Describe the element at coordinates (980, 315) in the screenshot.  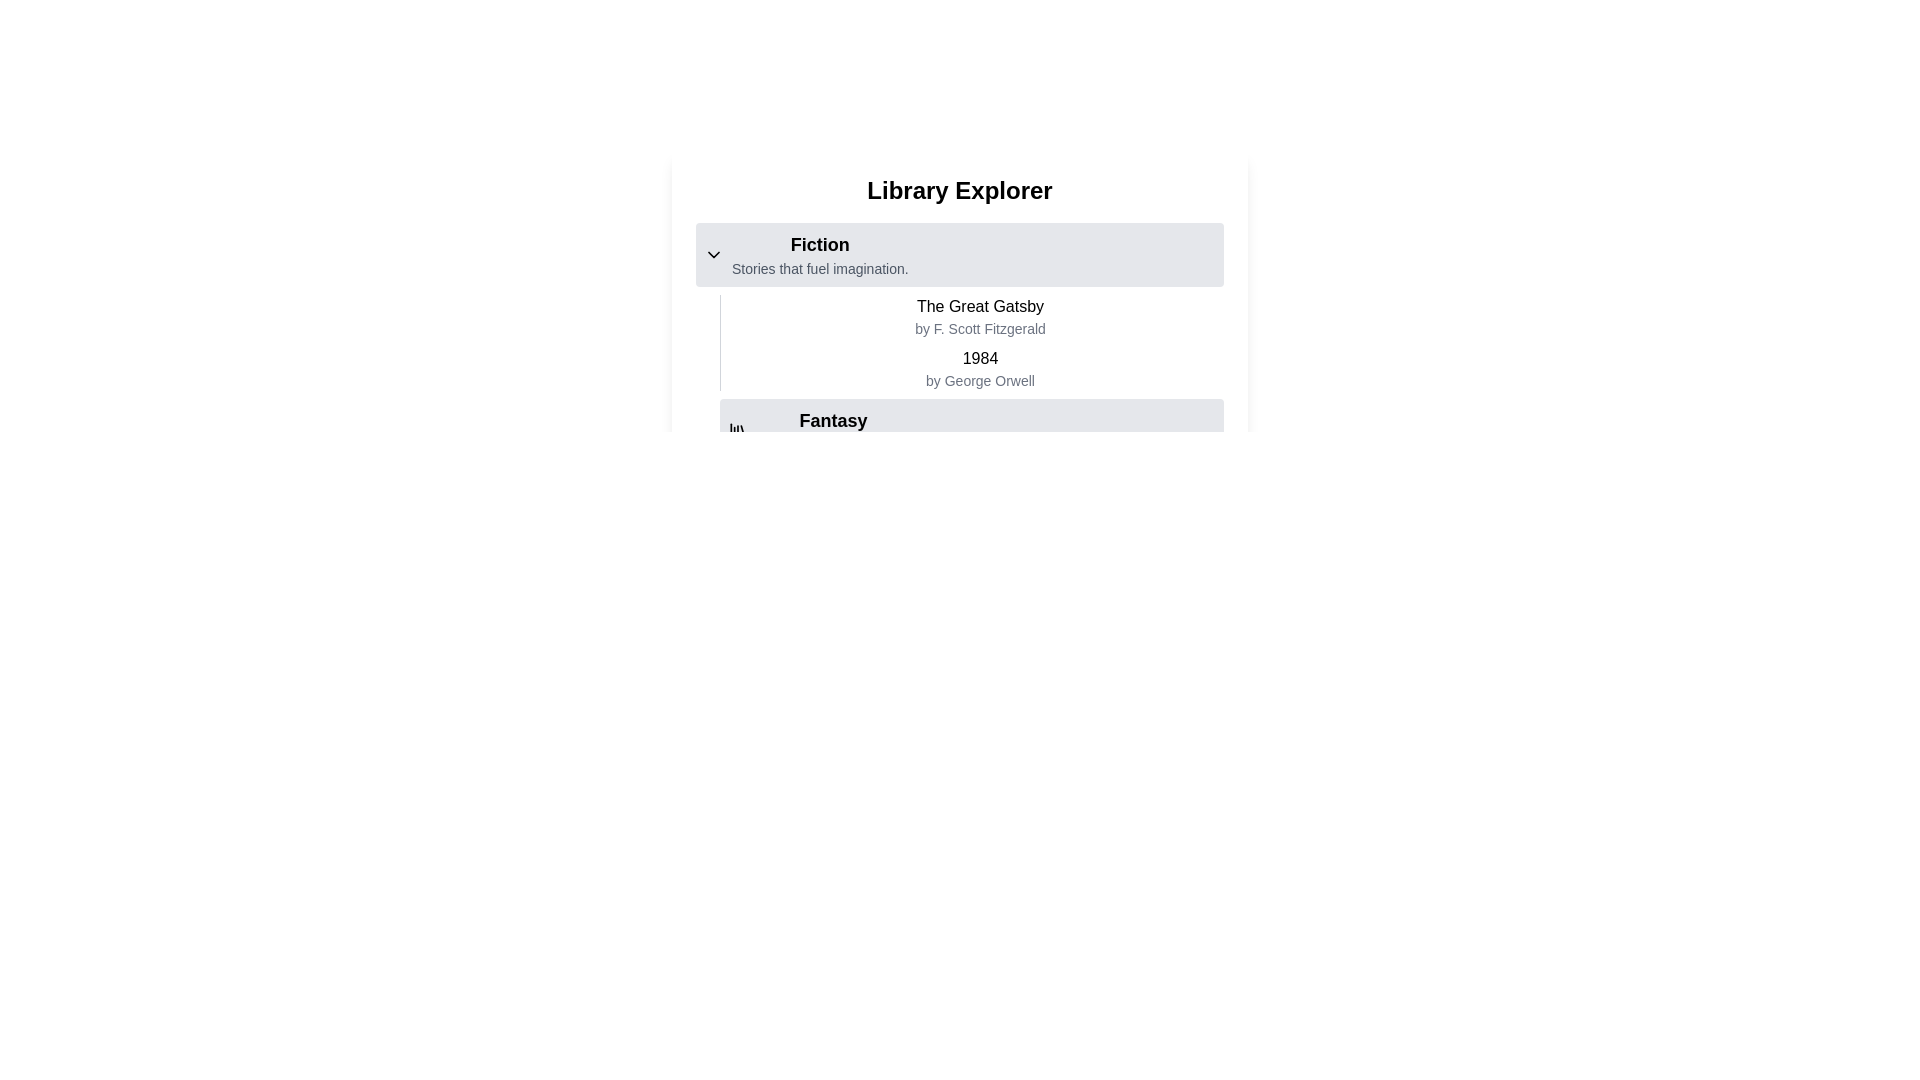
I see `the text display component titled 'The Great Gatsby' which is the first book entry in the Fiction category` at that location.